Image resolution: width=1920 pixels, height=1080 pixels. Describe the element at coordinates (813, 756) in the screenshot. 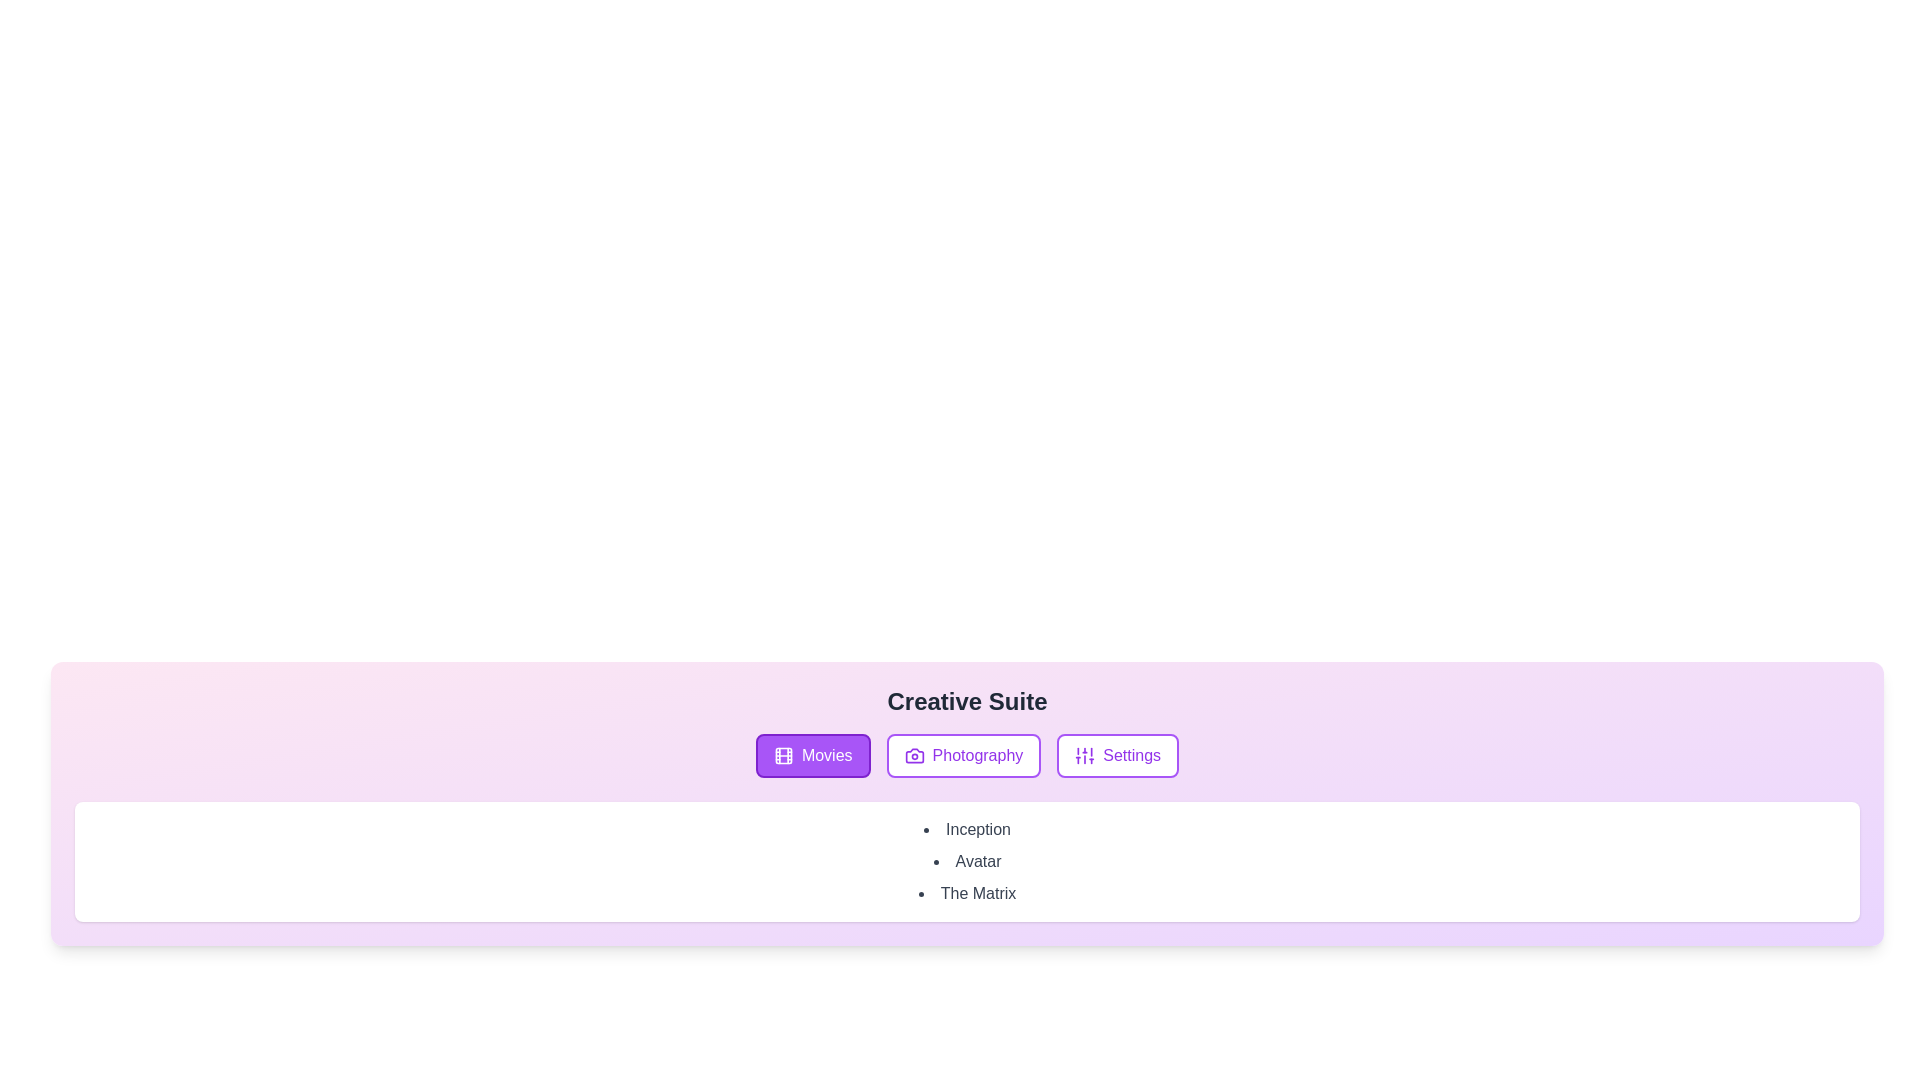

I see `the 'Movies' button, which is a rectangular button with a purple background and white text, featuring a film strip icon to the left of the text` at that location.